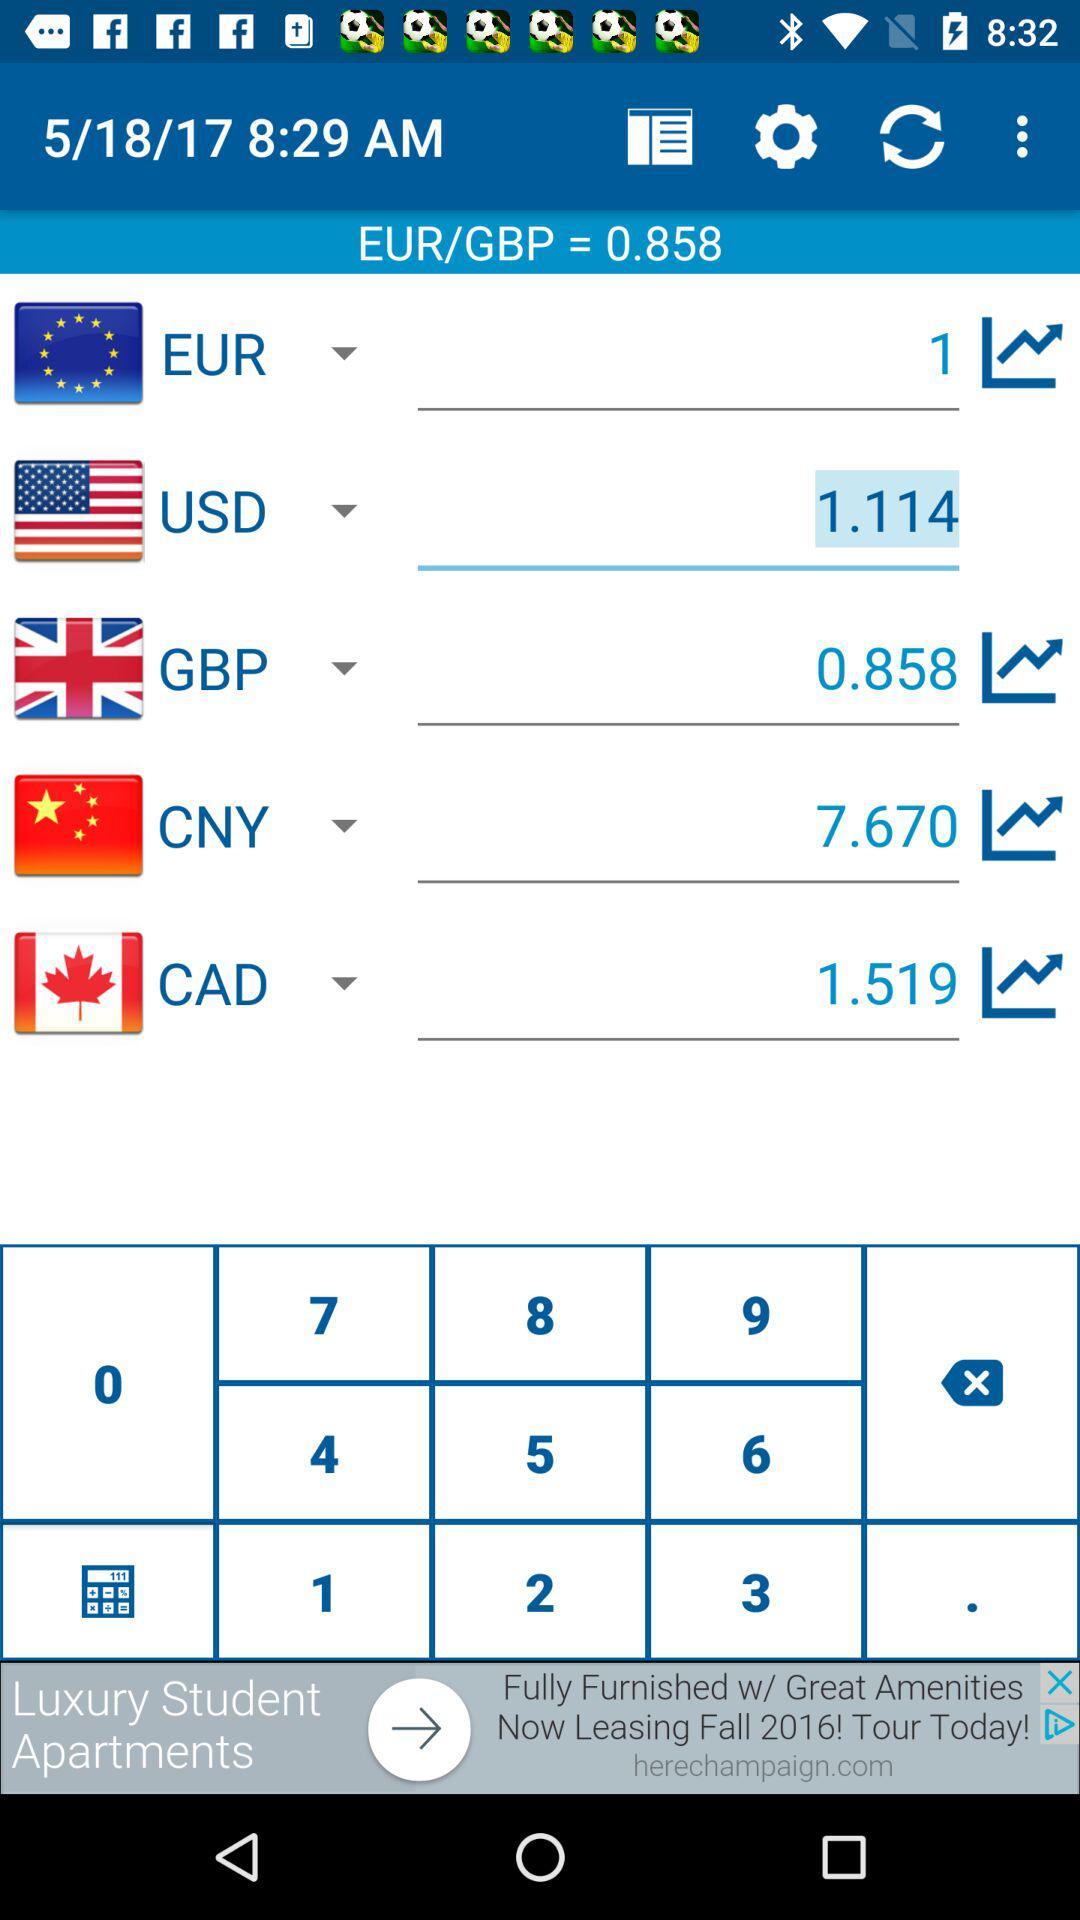 The image size is (1080, 1920). What do you see at coordinates (108, 1590) in the screenshot?
I see `calculator` at bounding box center [108, 1590].